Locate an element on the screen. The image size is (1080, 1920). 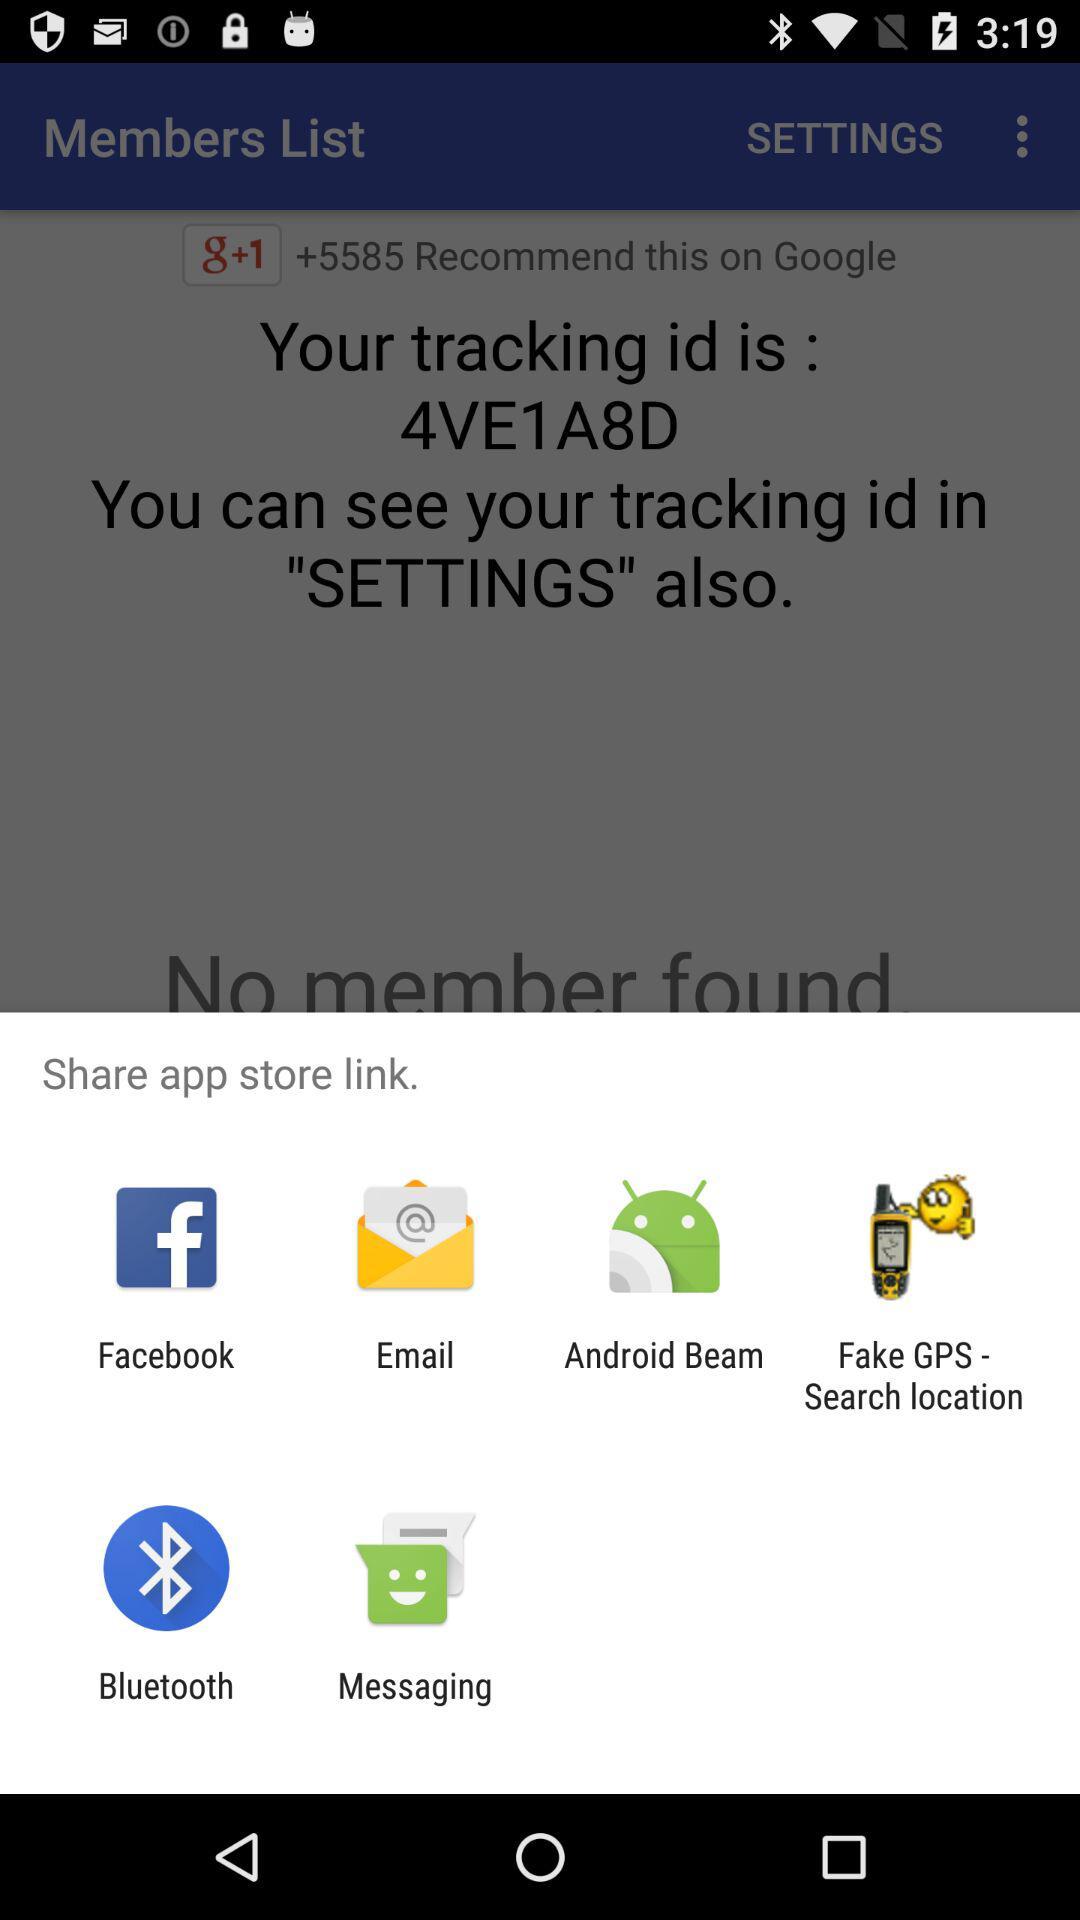
fake gps search is located at coordinates (913, 1374).